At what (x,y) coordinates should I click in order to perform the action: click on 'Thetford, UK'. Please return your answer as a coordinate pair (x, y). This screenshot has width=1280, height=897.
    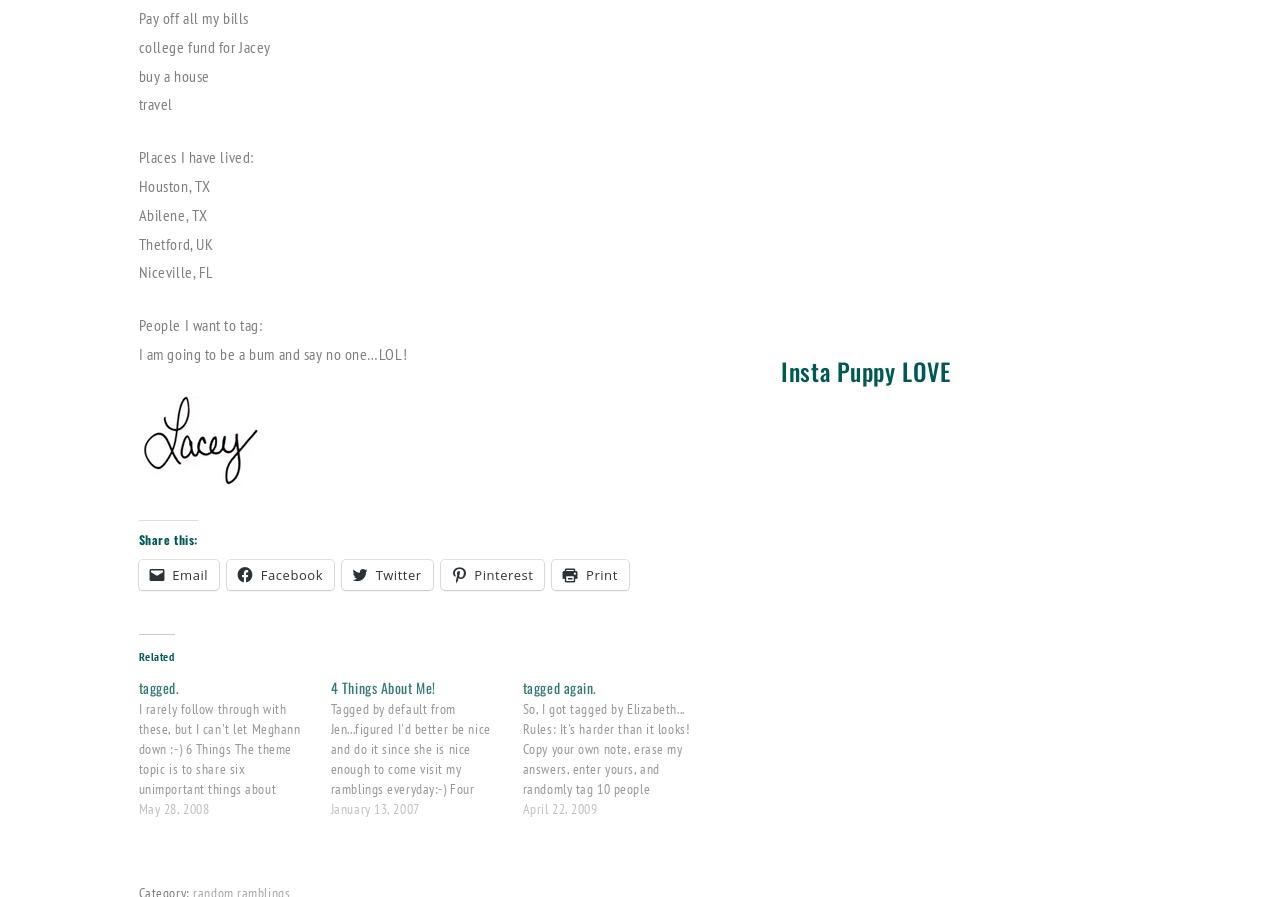
    Looking at the image, I should click on (175, 241).